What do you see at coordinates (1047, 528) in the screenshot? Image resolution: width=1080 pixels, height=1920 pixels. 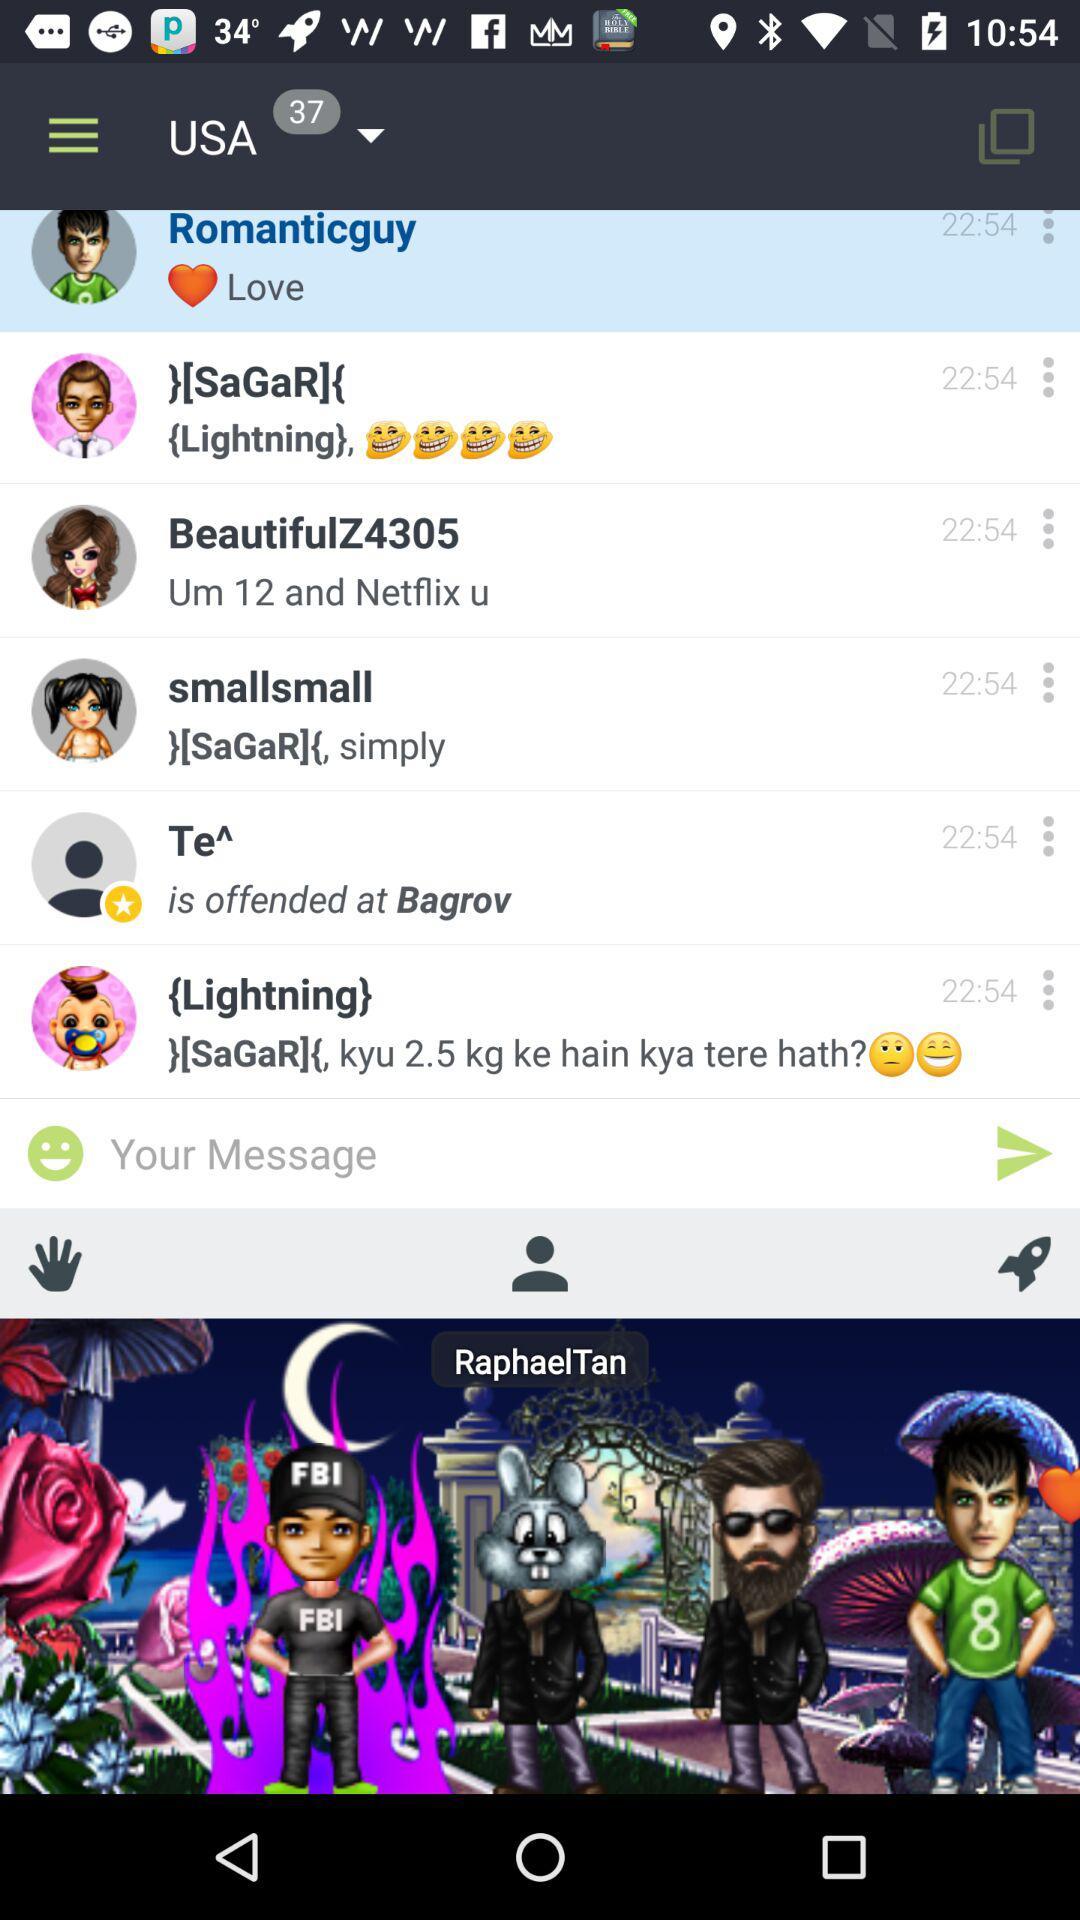 I see `open options` at bounding box center [1047, 528].